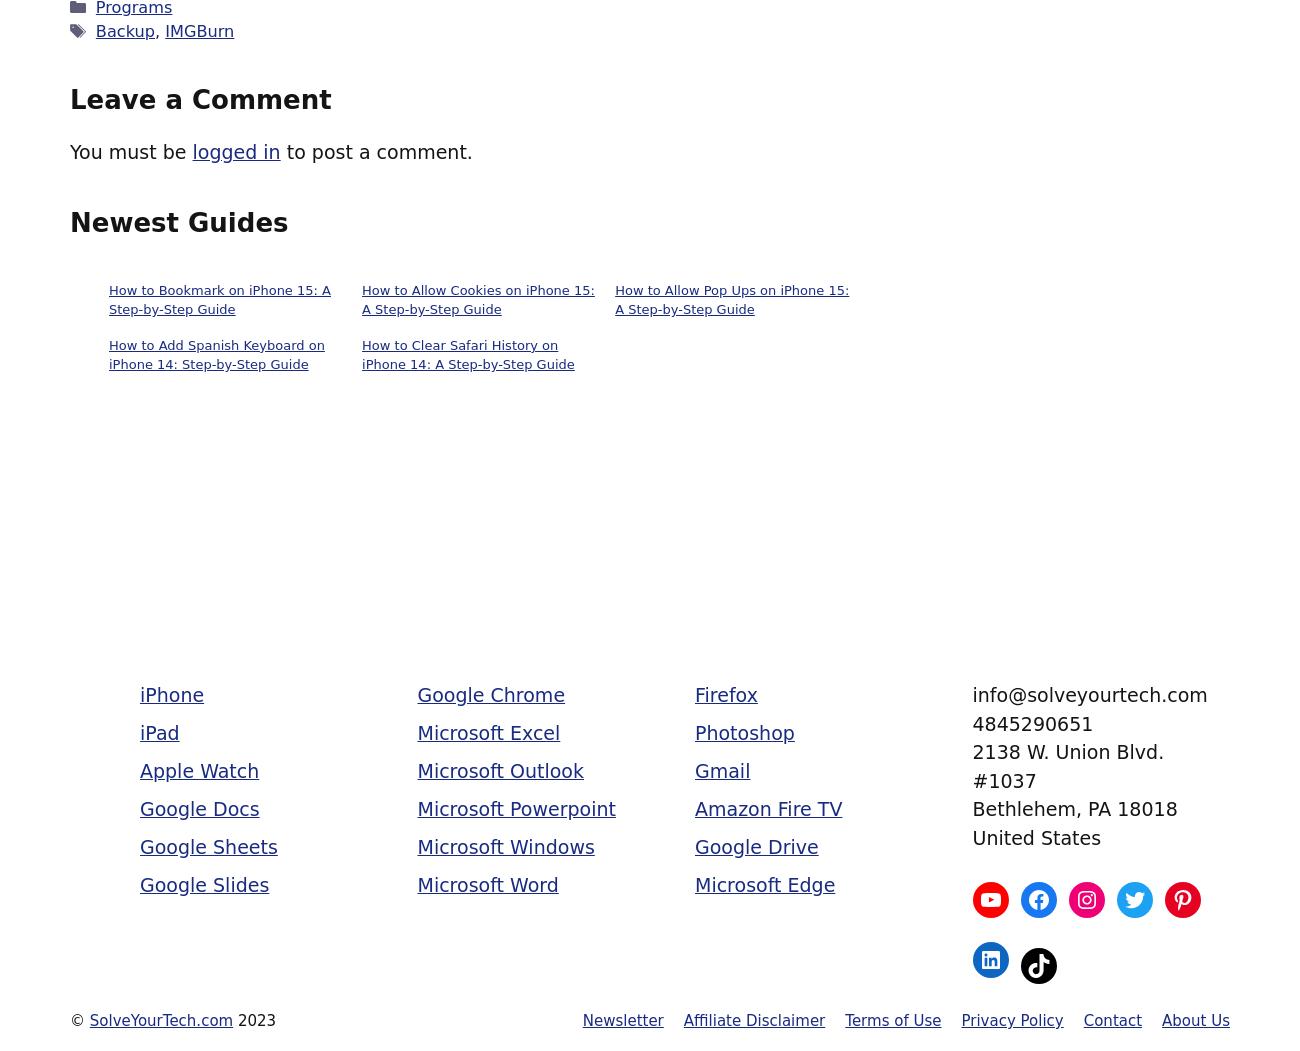 The height and width of the screenshot is (1051, 1300). Describe the element at coordinates (486, 884) in the screenshot. I see `'Microsoft Word'` at that location.